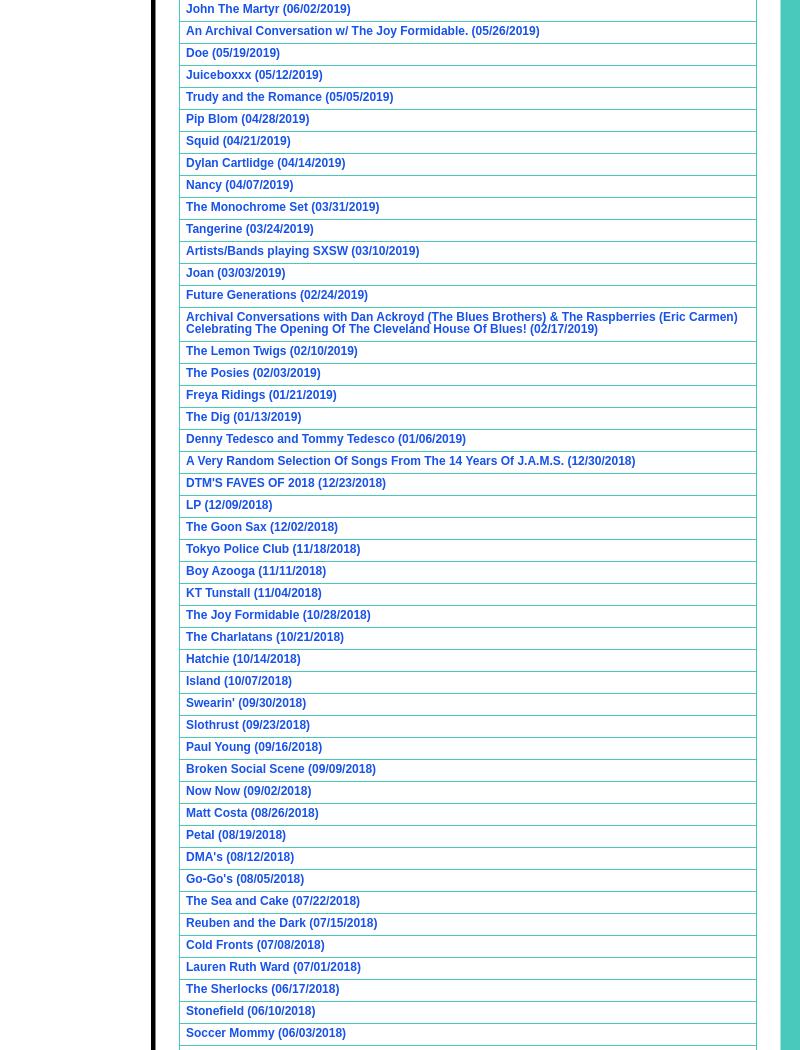  I want to click on 'Paul Young (09/16/2018)', so click(253, 745).